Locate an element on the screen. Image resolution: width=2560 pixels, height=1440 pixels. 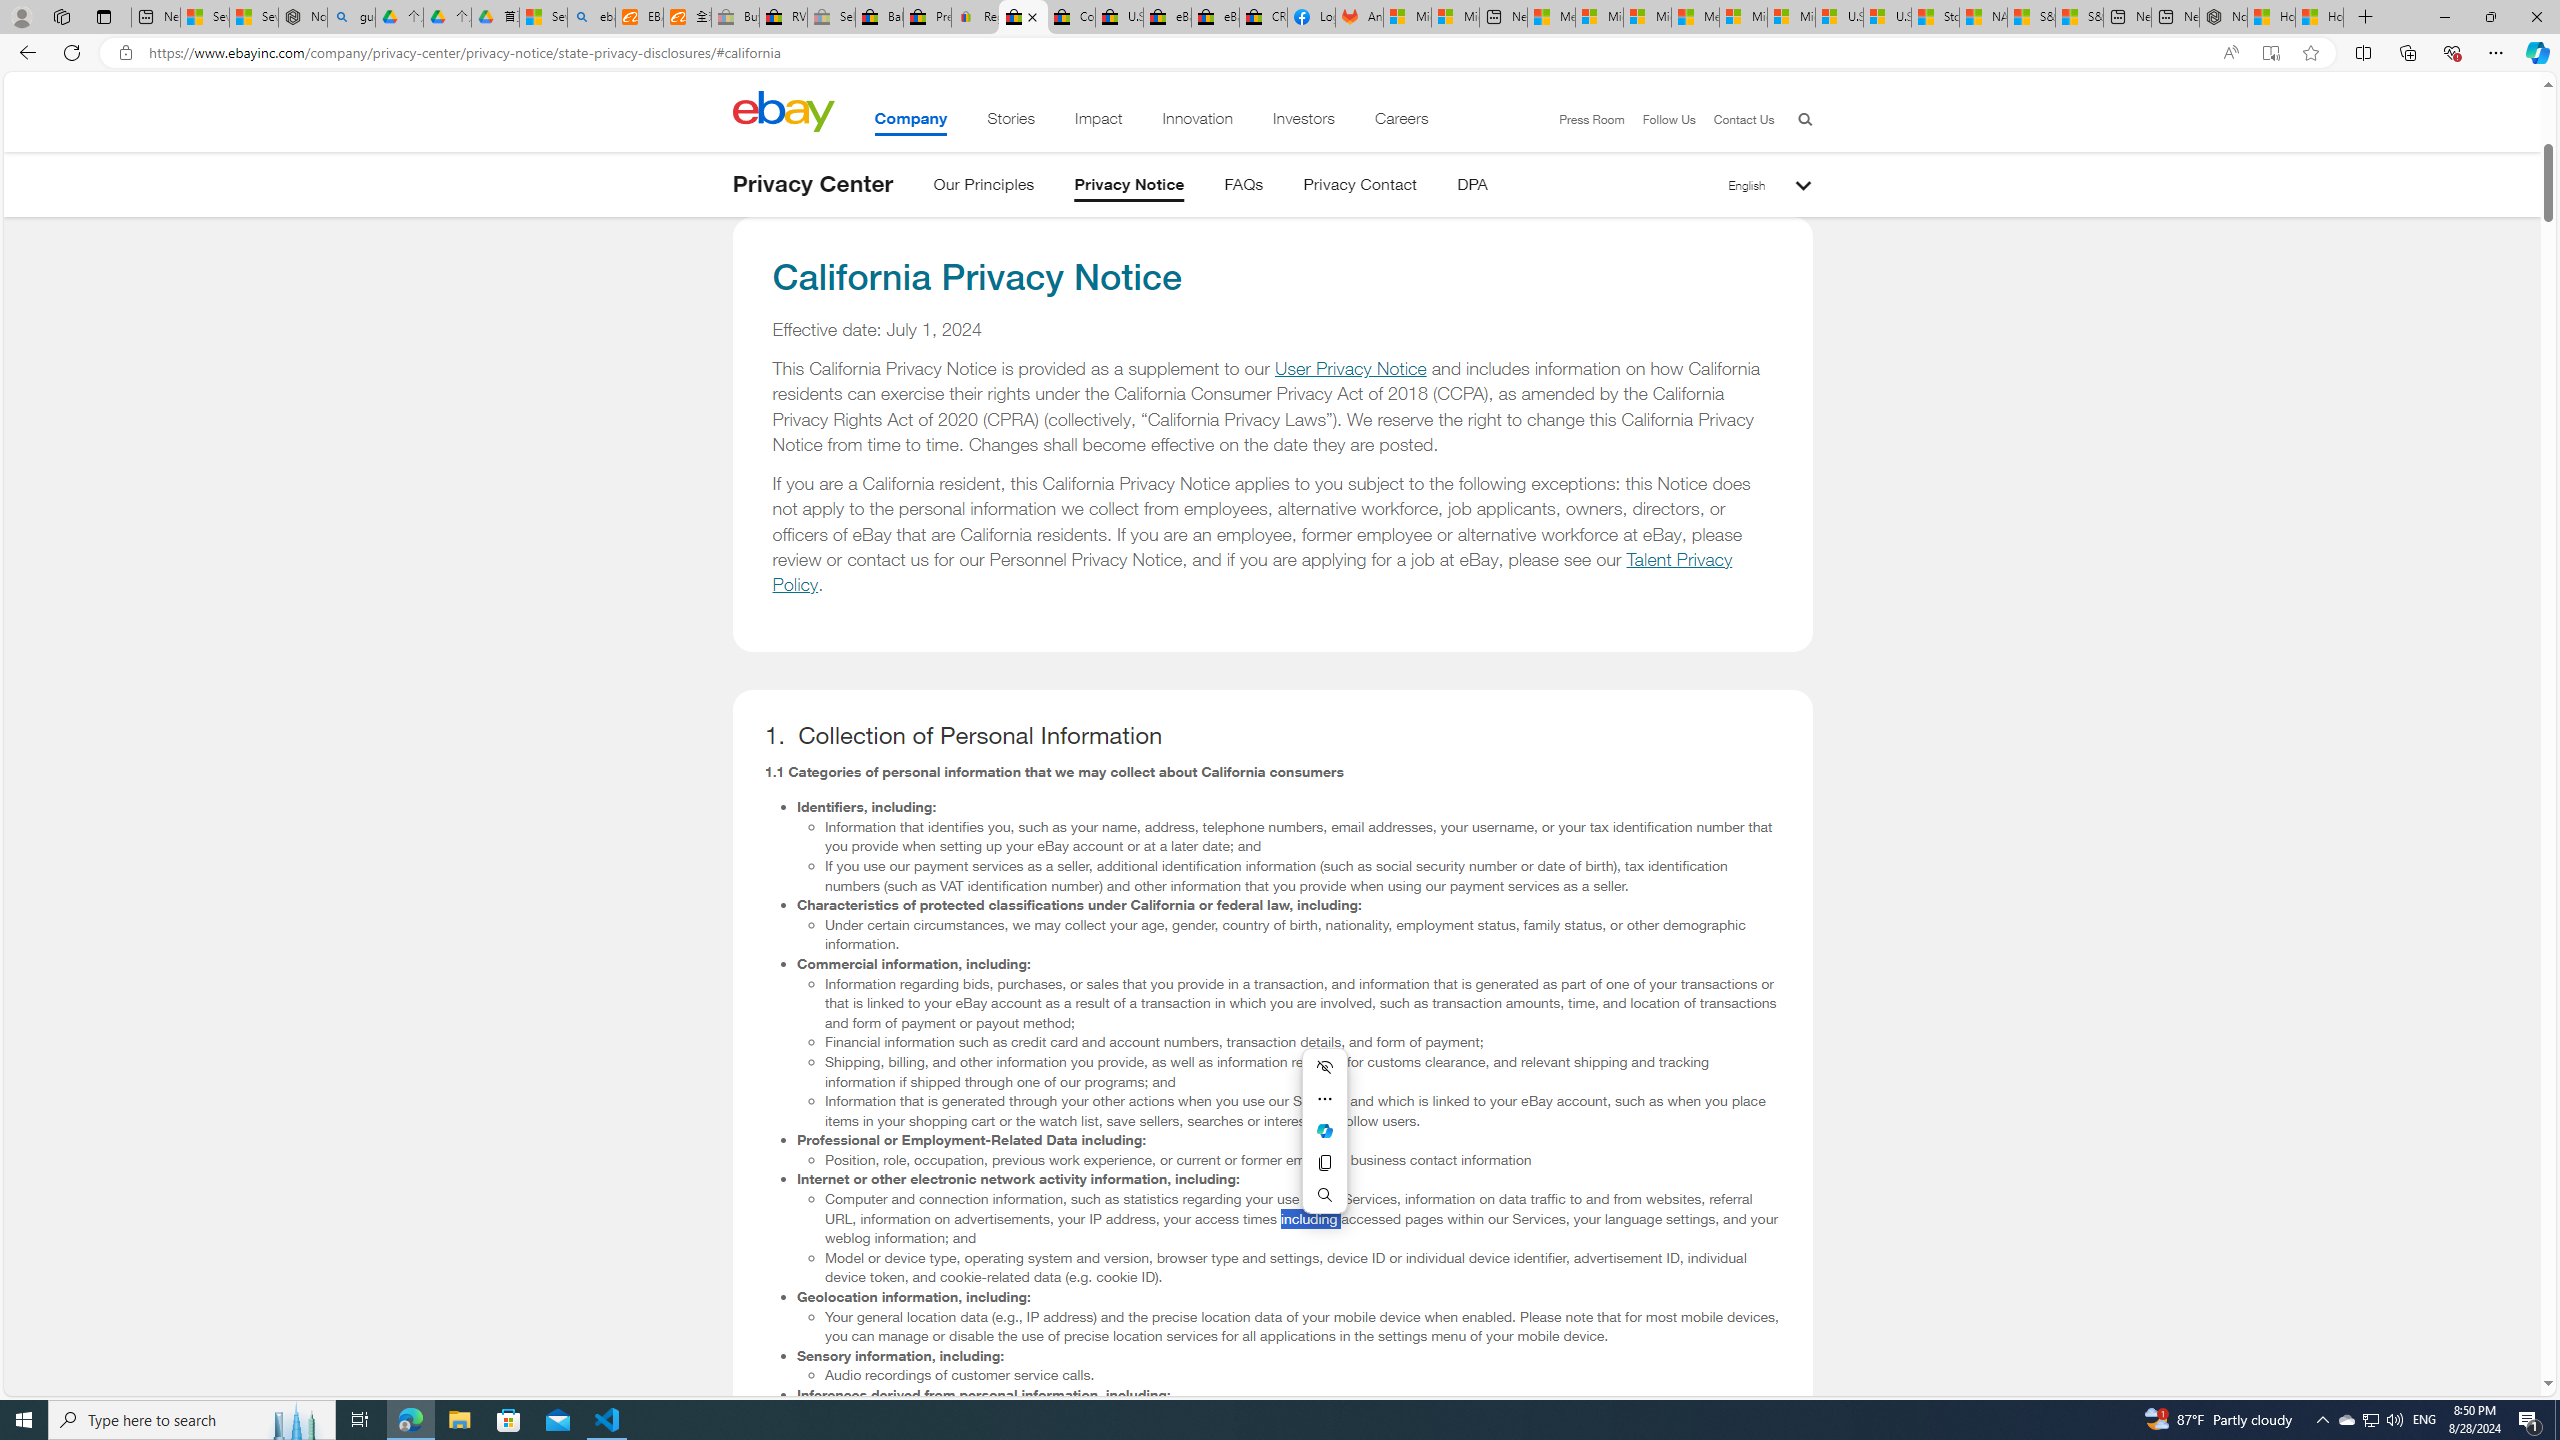
'Copy' is located at coordinates (1324, 1163).